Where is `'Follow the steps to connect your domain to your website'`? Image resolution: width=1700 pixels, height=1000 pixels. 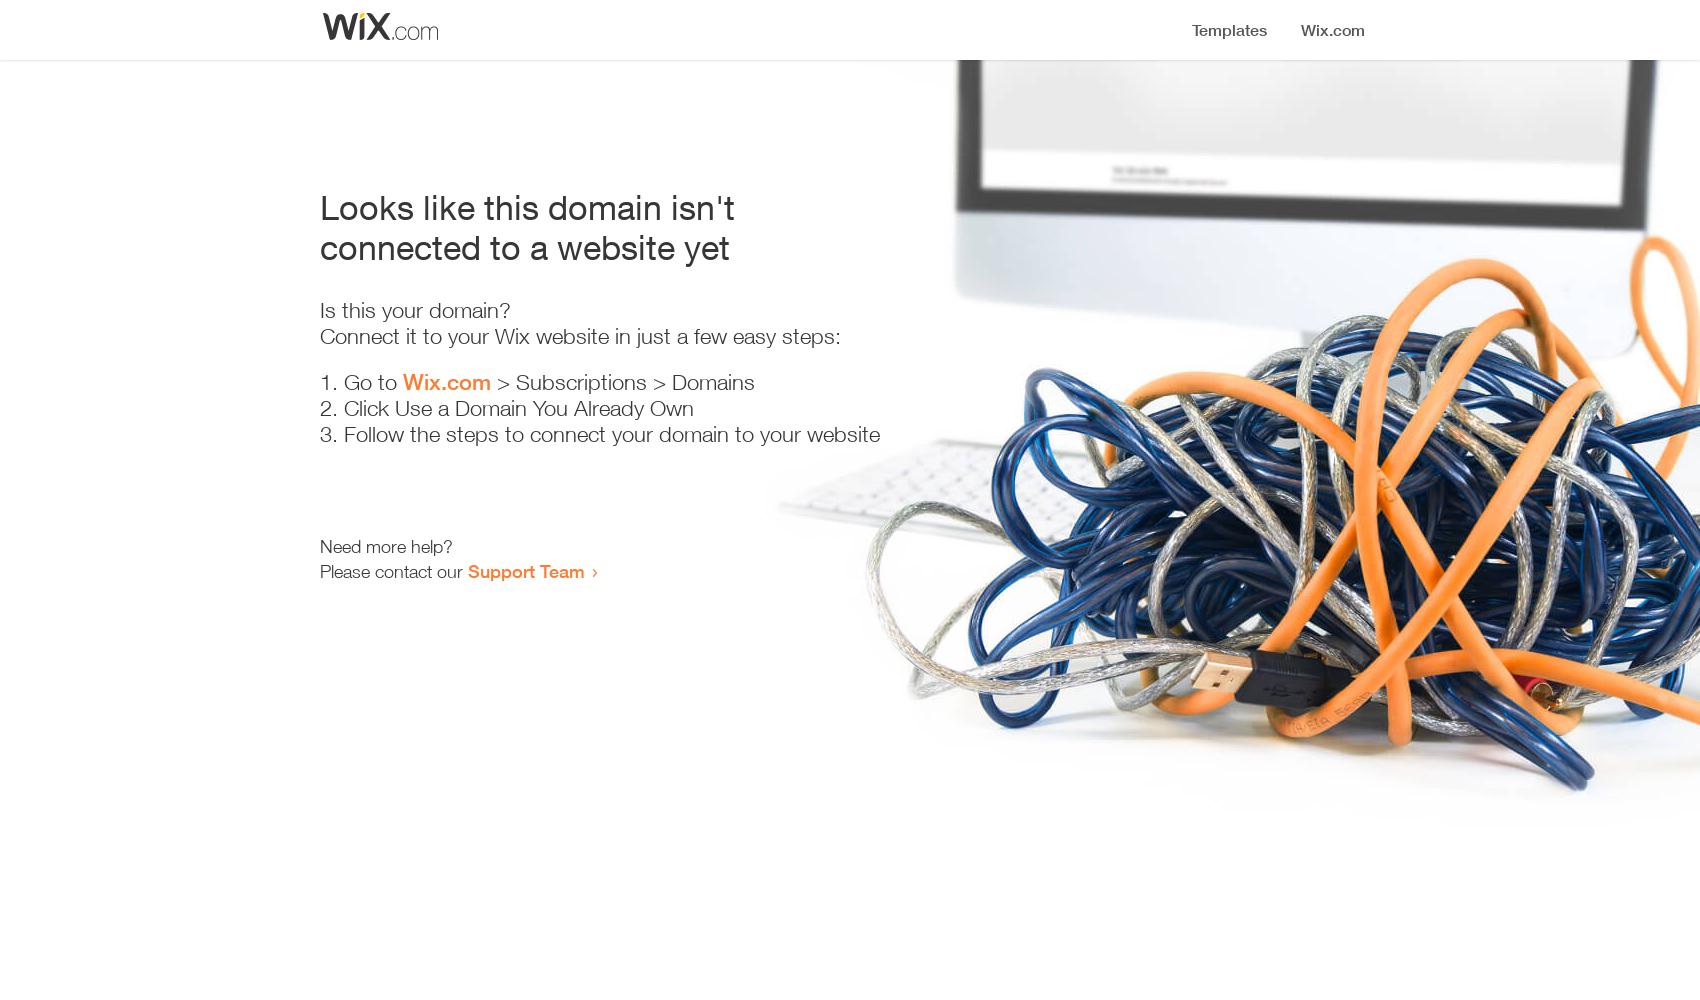 'Follow the steps to connect your domain to your website' is located at coordinates (611, 434).